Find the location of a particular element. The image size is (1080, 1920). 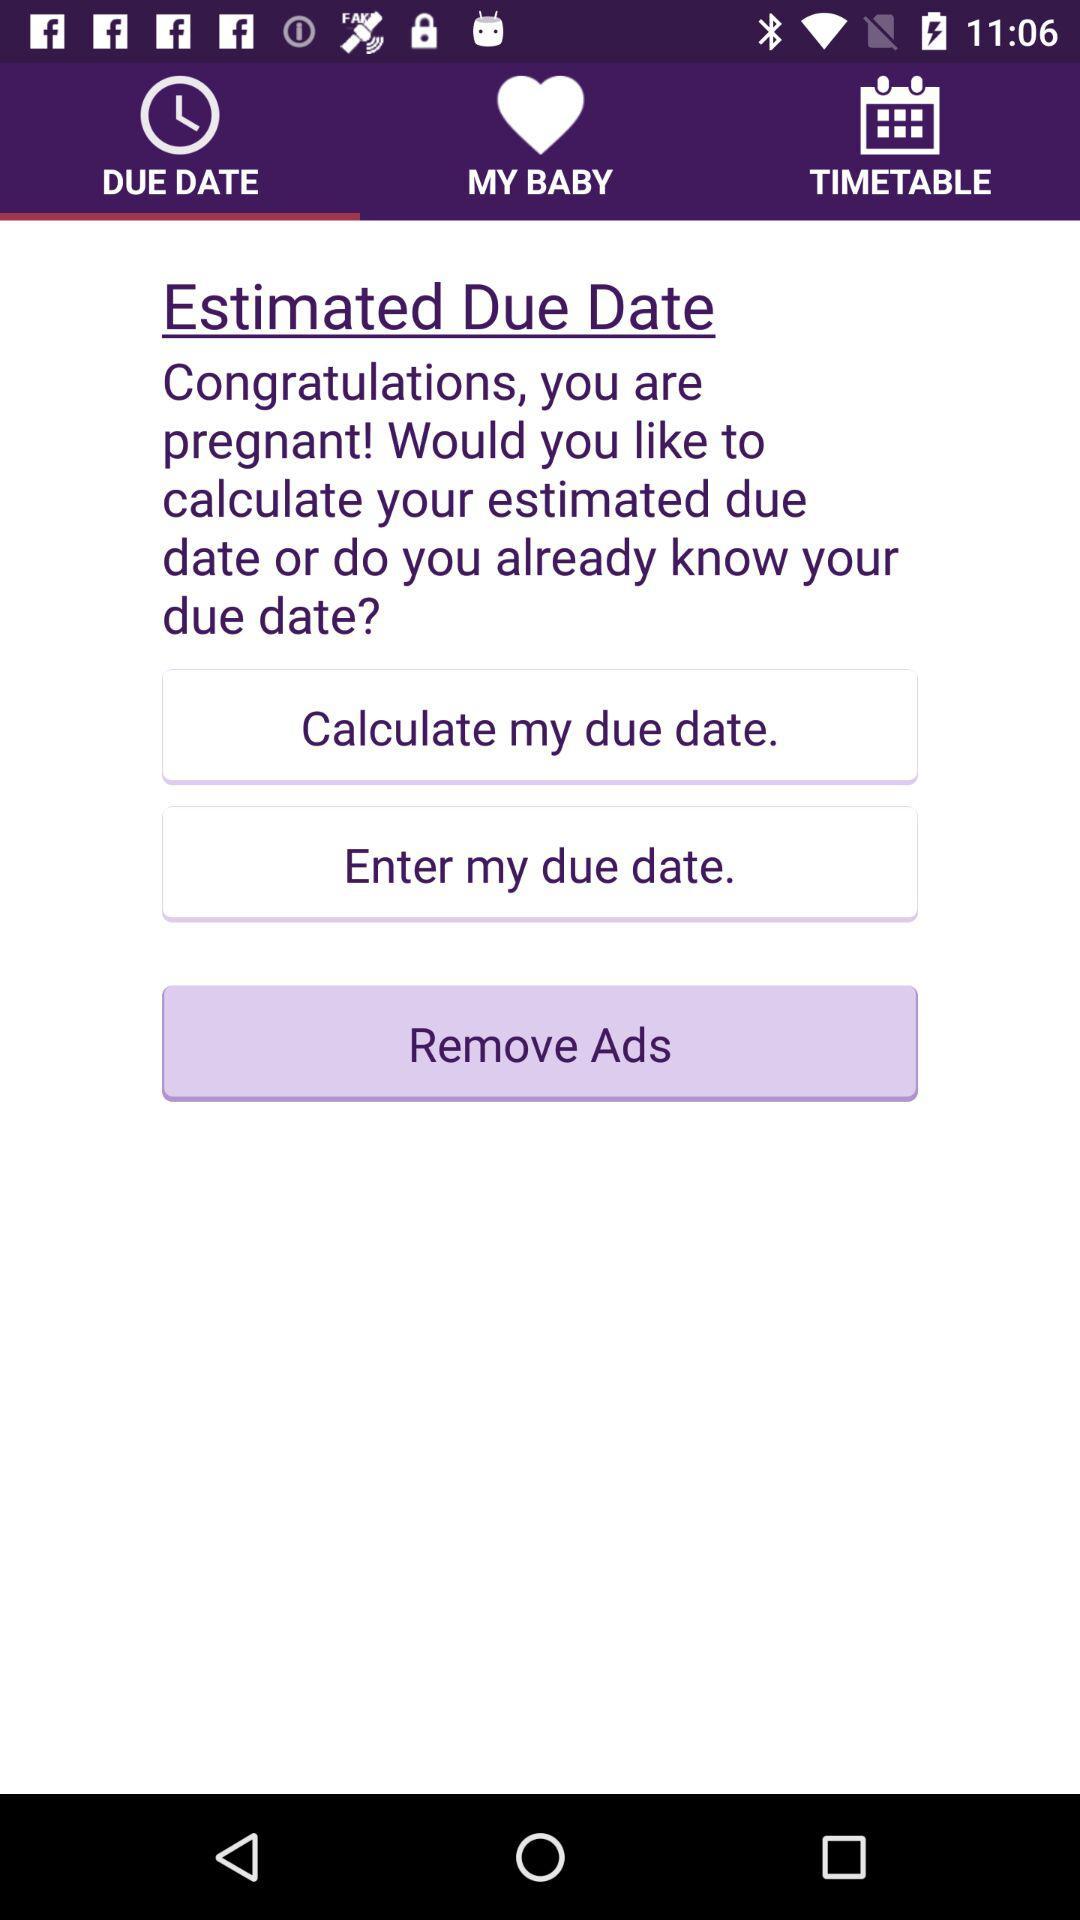

item next to due date icon is located at coordinates (540, 140).